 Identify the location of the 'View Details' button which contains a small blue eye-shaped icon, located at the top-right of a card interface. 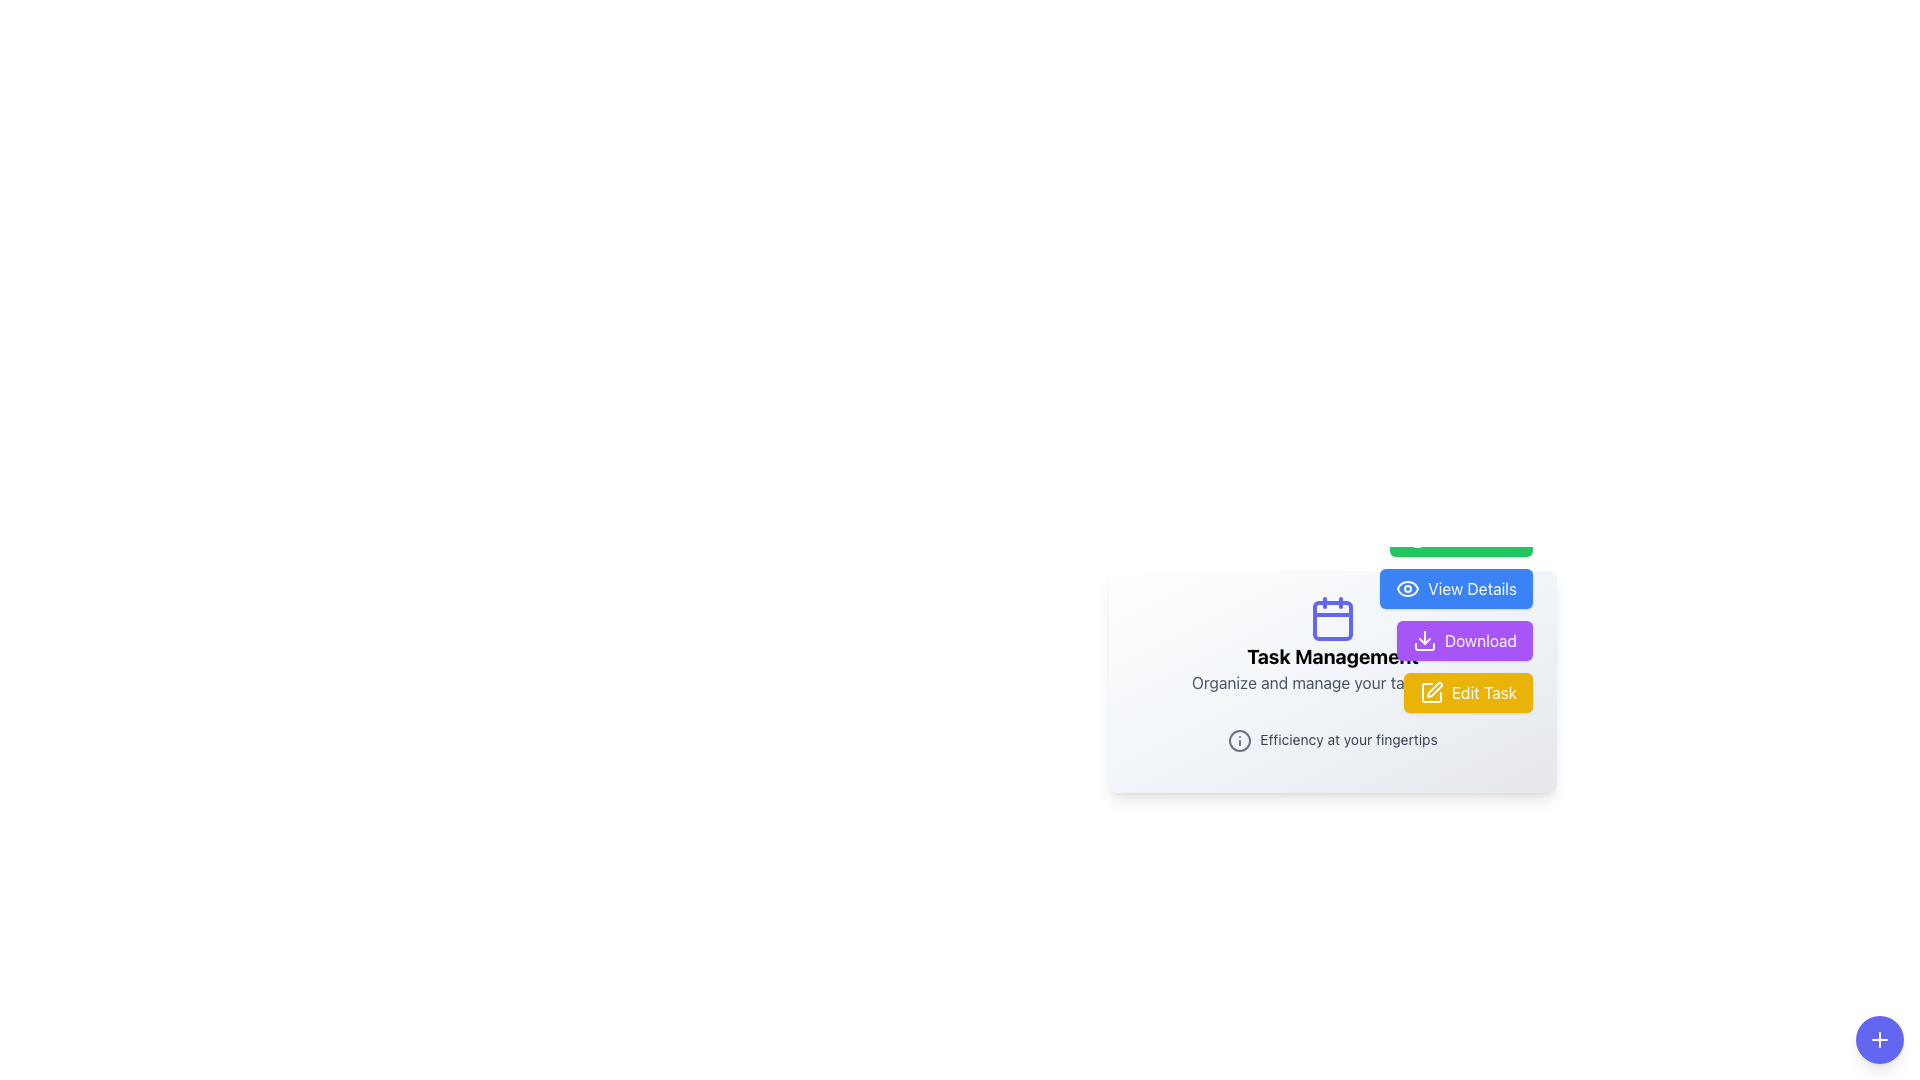
(1407, 587).